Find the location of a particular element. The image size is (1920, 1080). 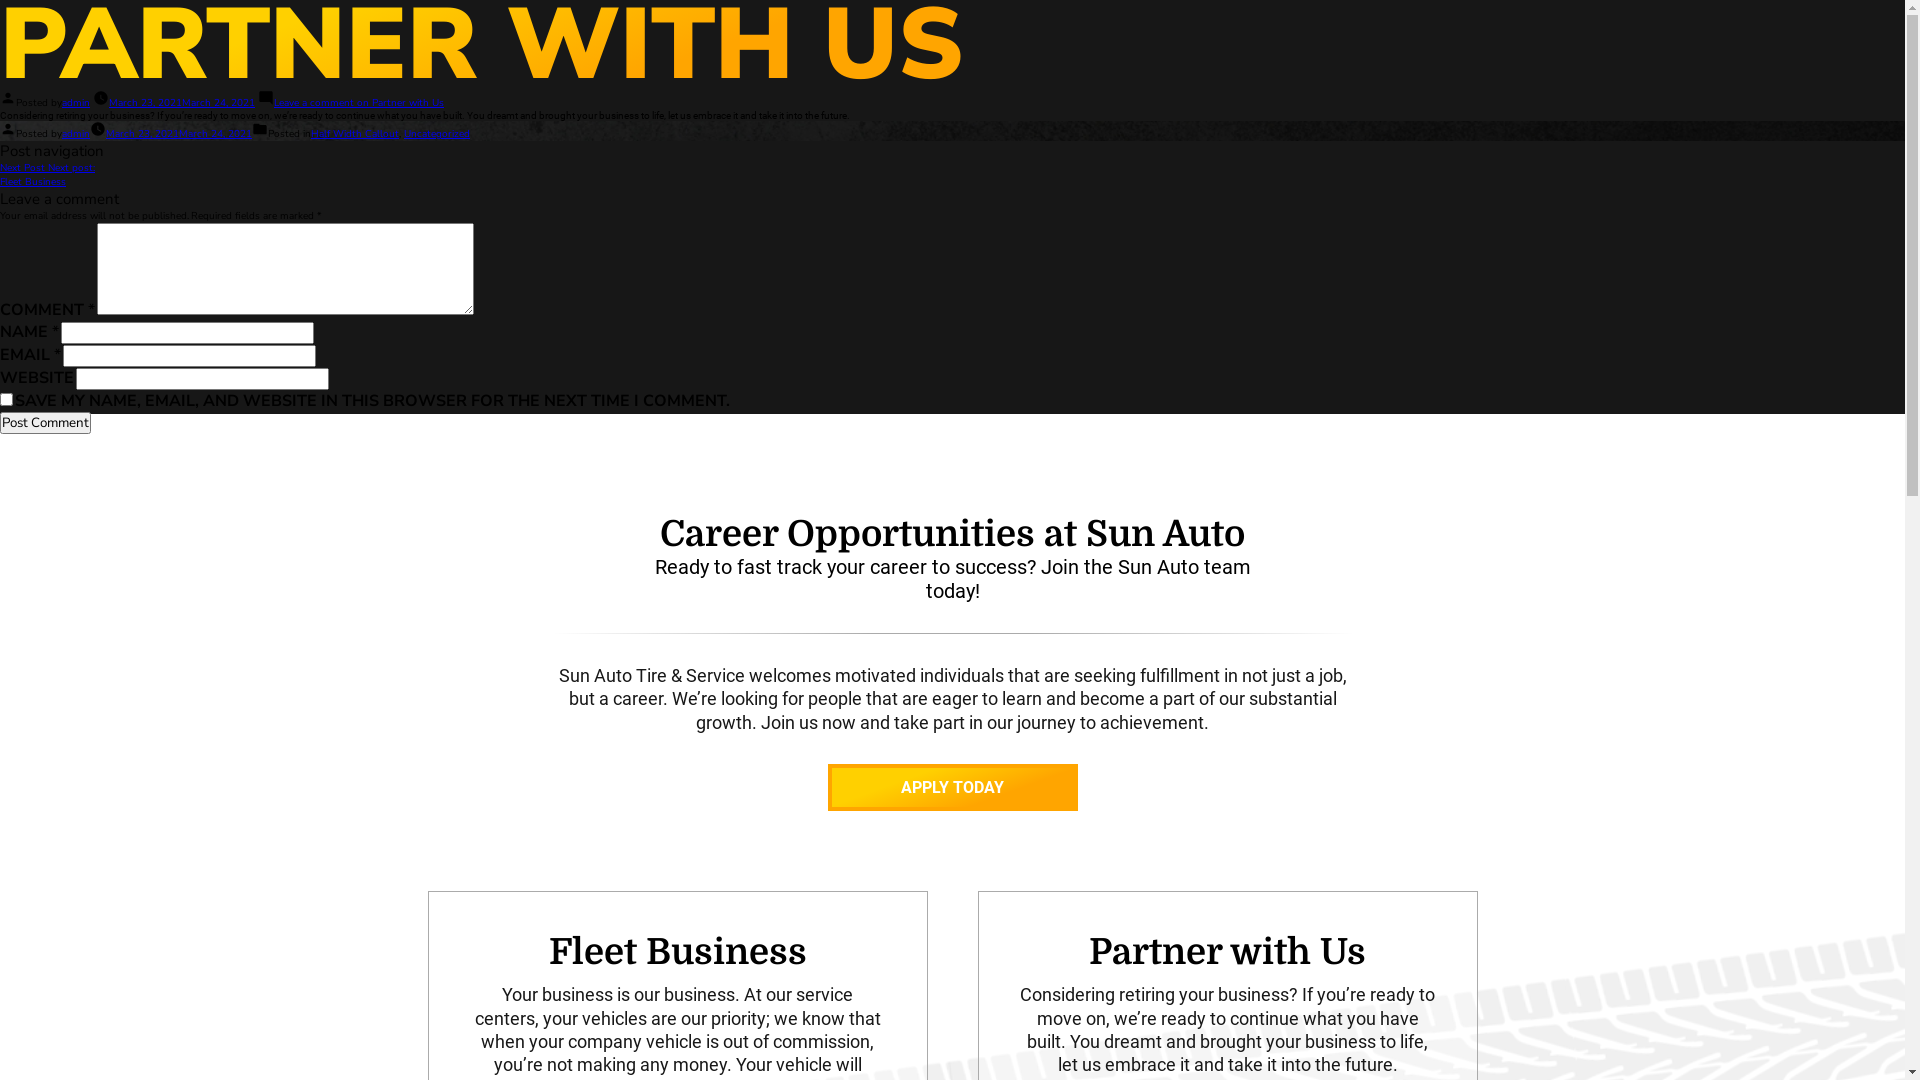

'admin' is located at coordinates (62, 103).